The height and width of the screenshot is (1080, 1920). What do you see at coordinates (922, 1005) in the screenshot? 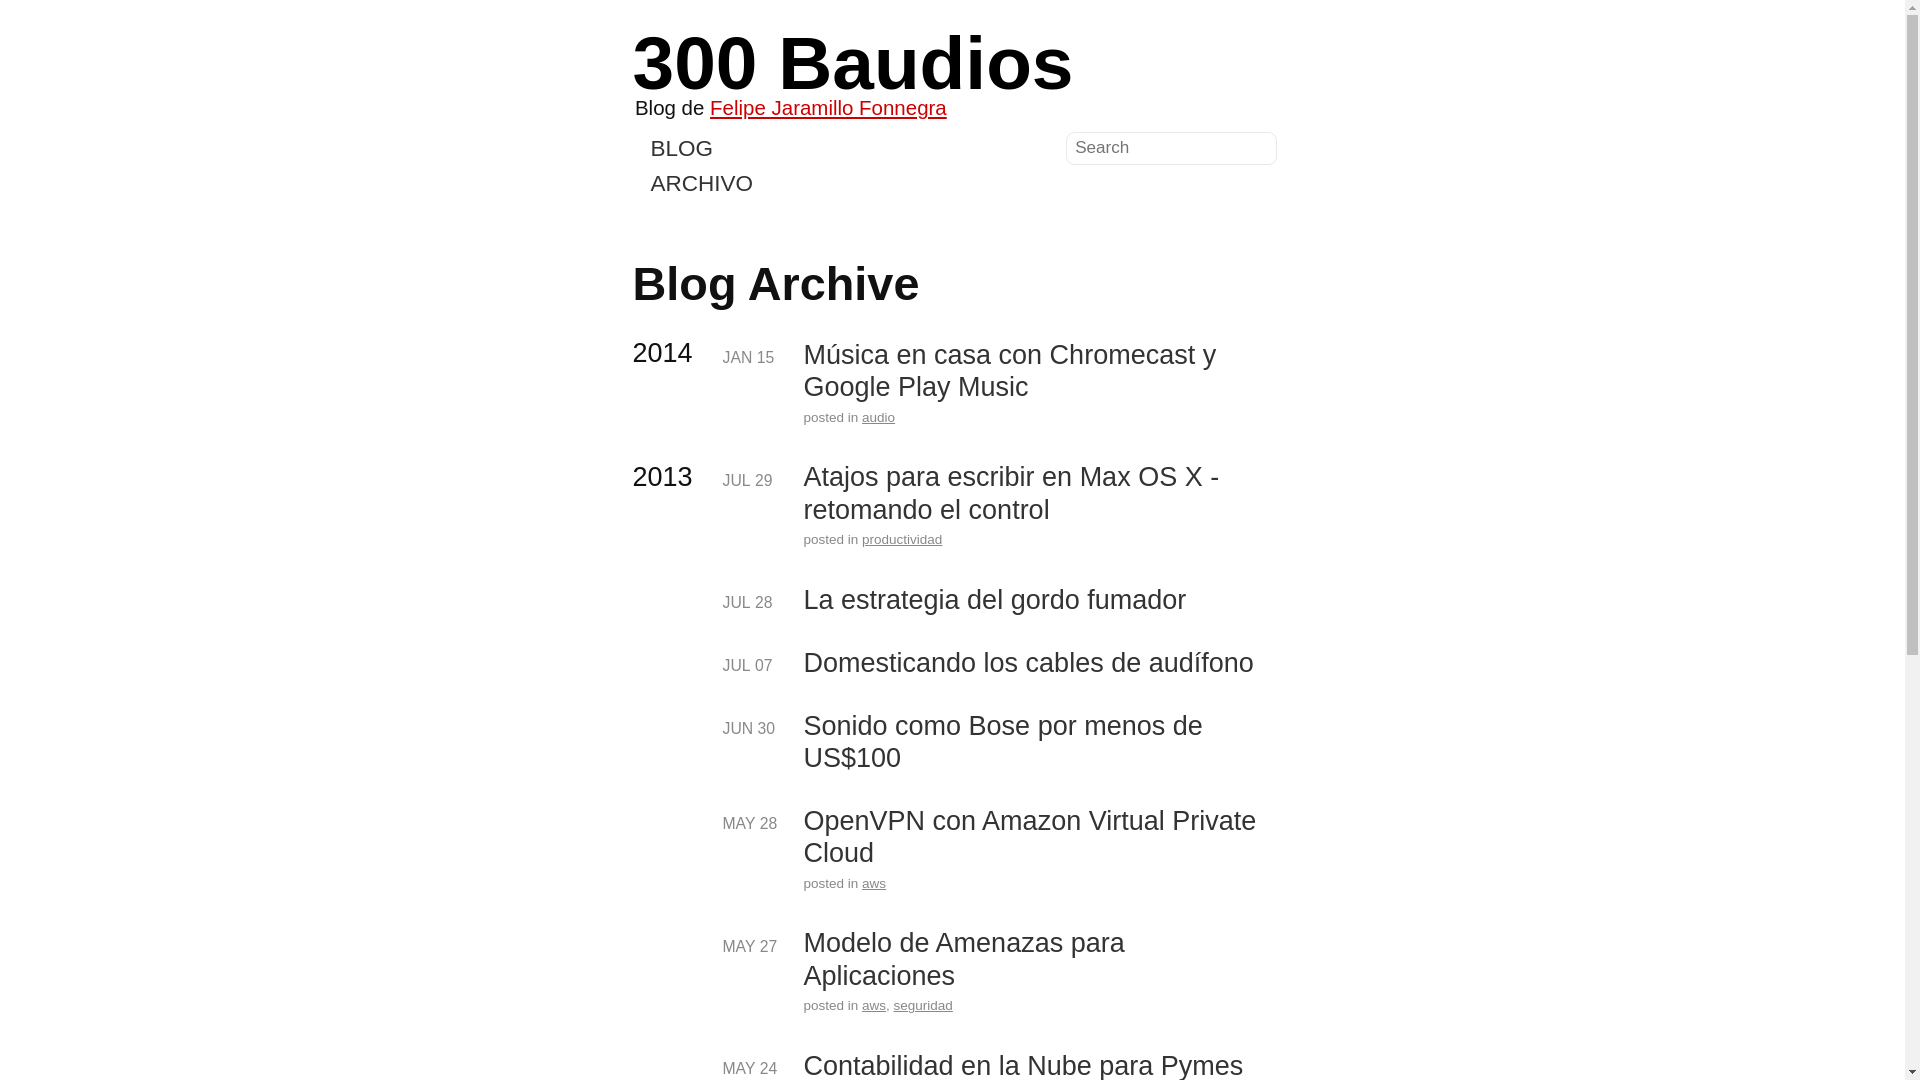
I see `'seguridad'` at bounding box center [922, 1005].